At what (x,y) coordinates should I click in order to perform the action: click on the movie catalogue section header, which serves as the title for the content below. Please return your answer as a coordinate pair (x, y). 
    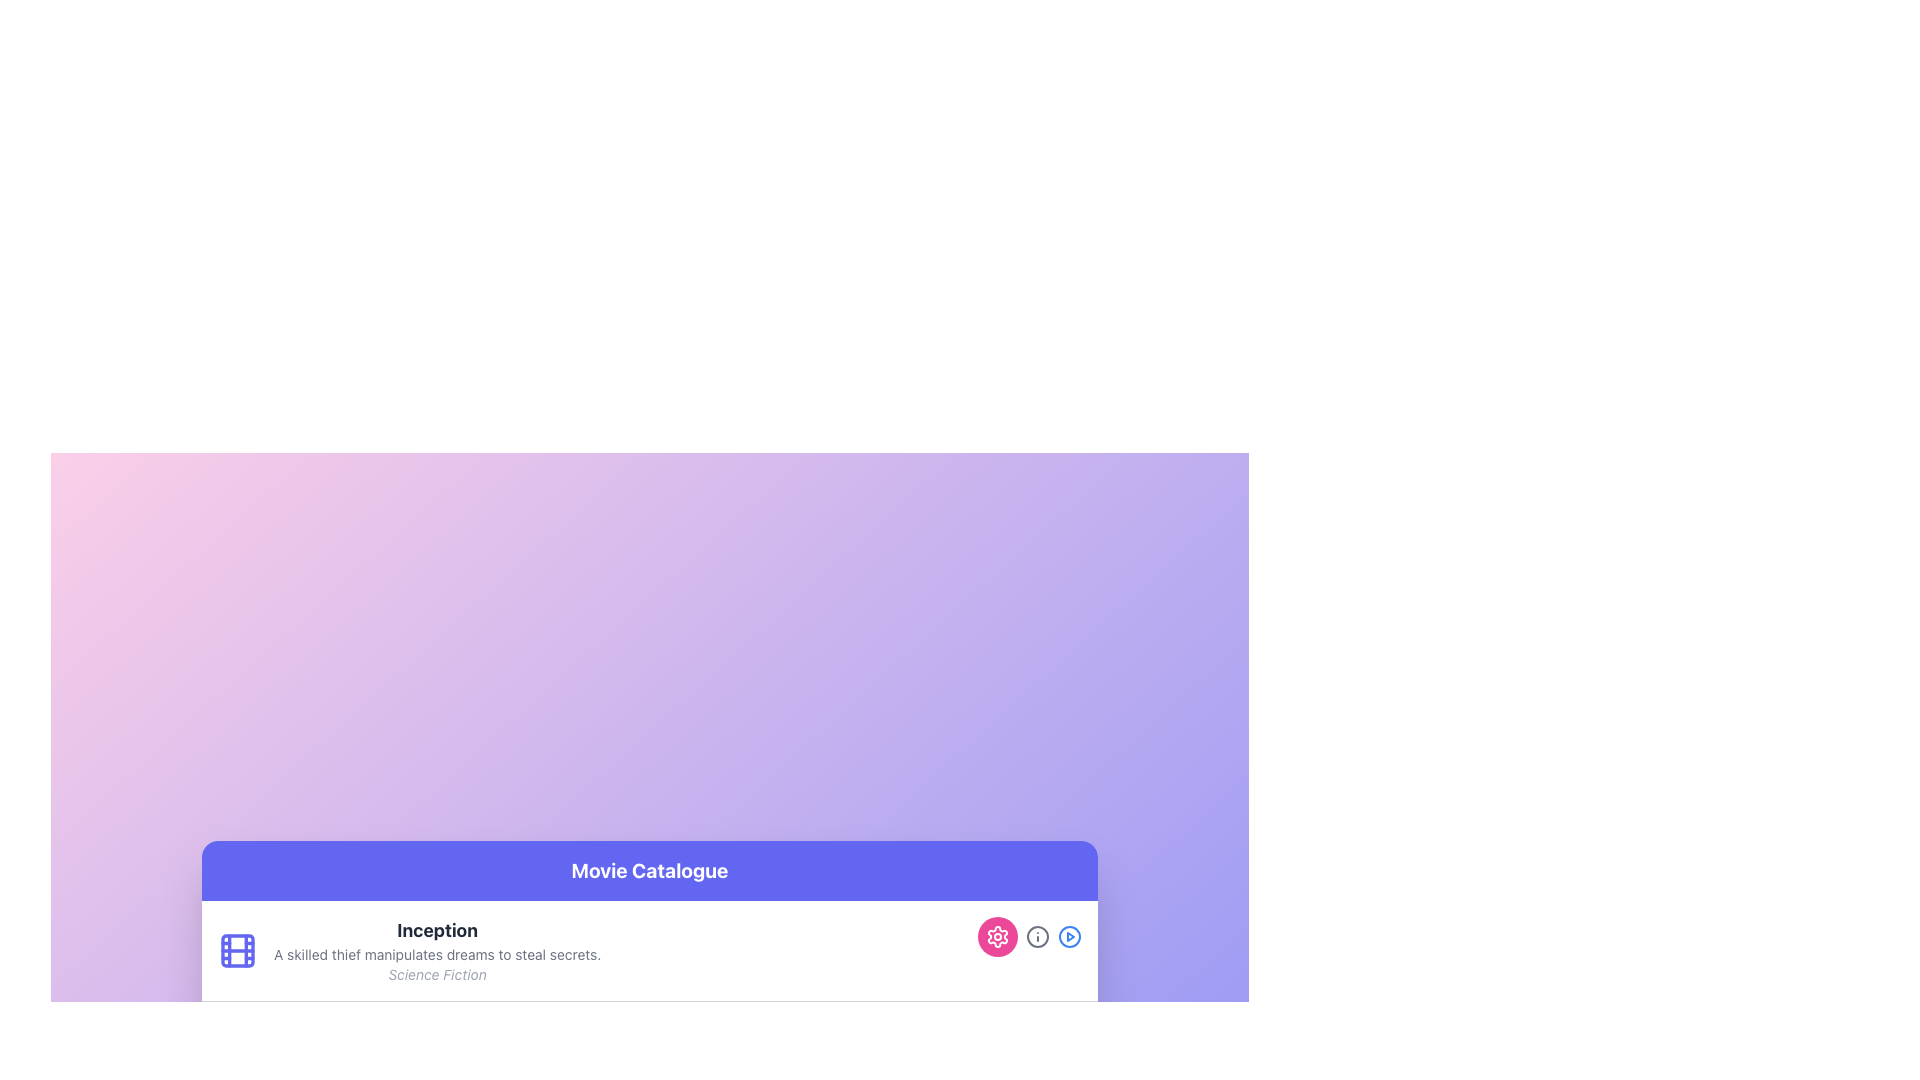
    Looking at the image, I should click on (649, 869).